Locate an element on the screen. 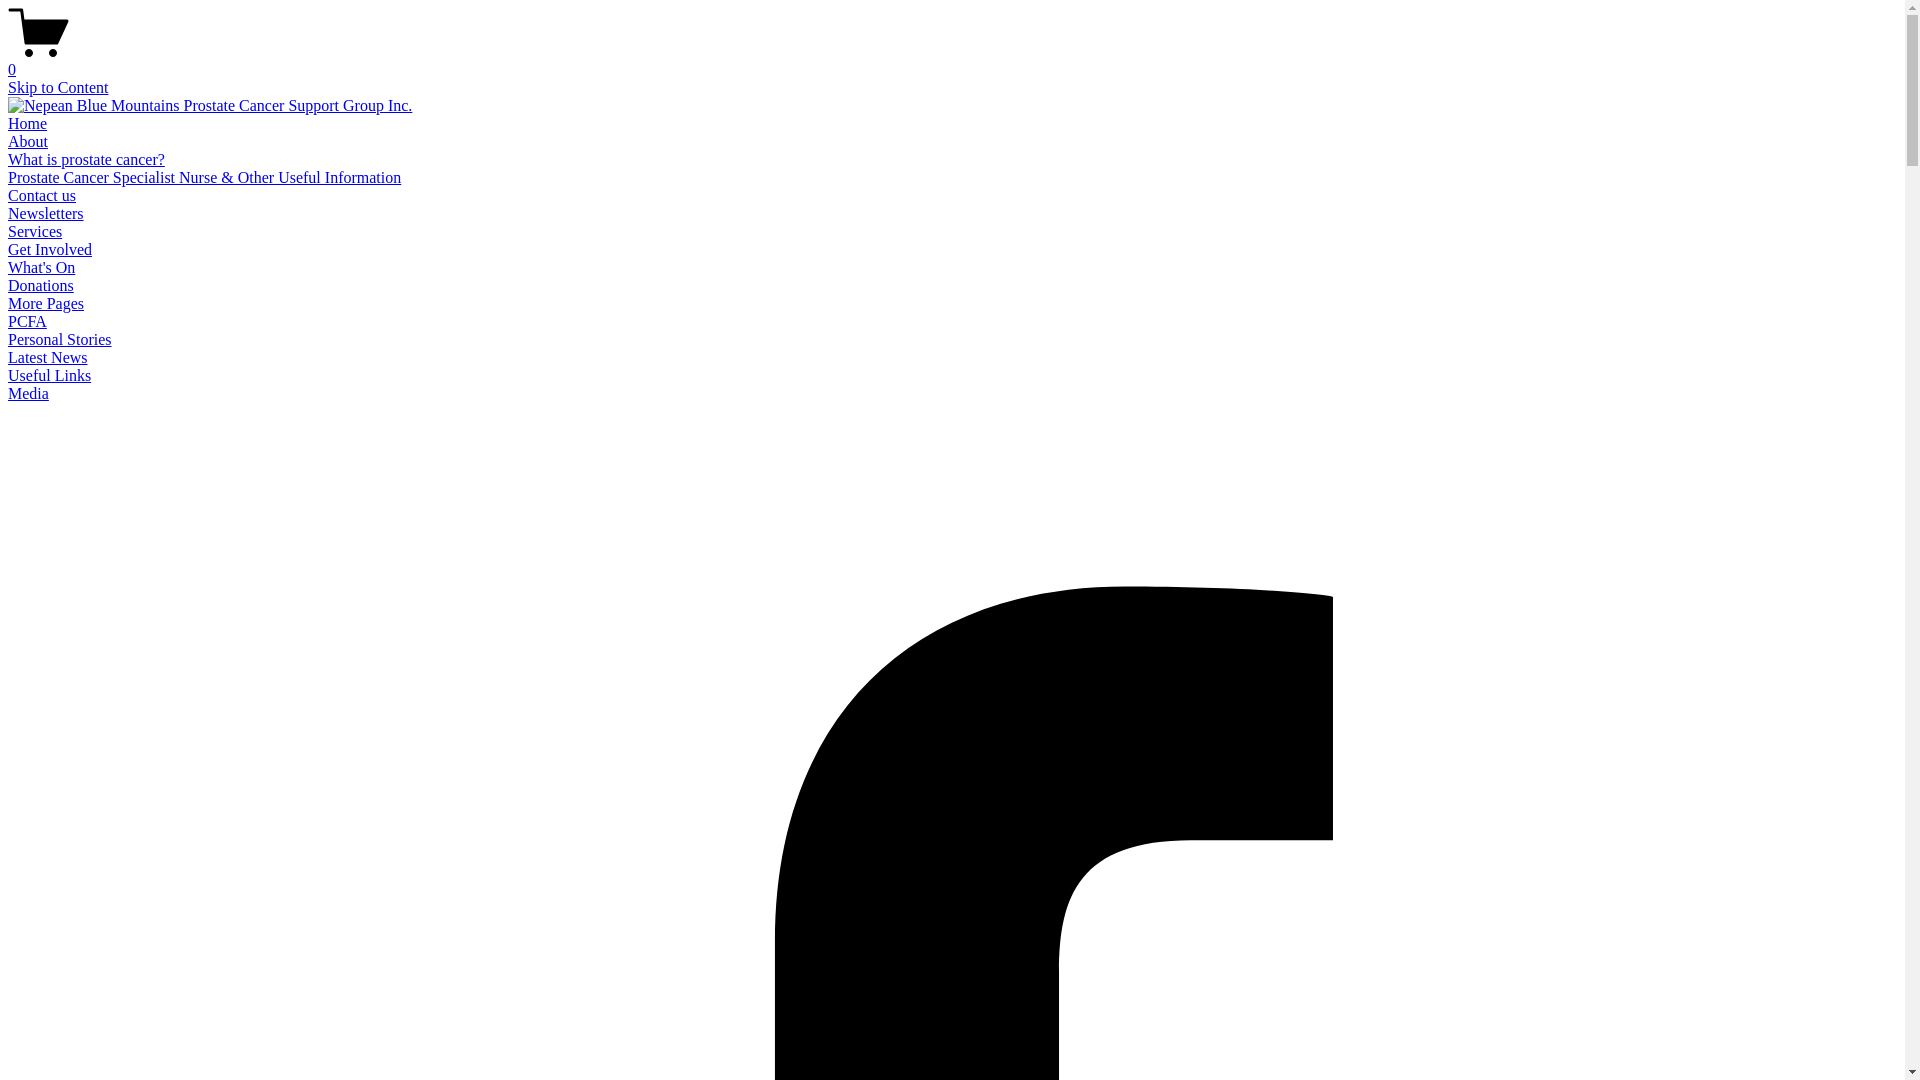 The height and width of the screenshot is (1080, 1920). 'Donations' is located at coordinates (41, 285).